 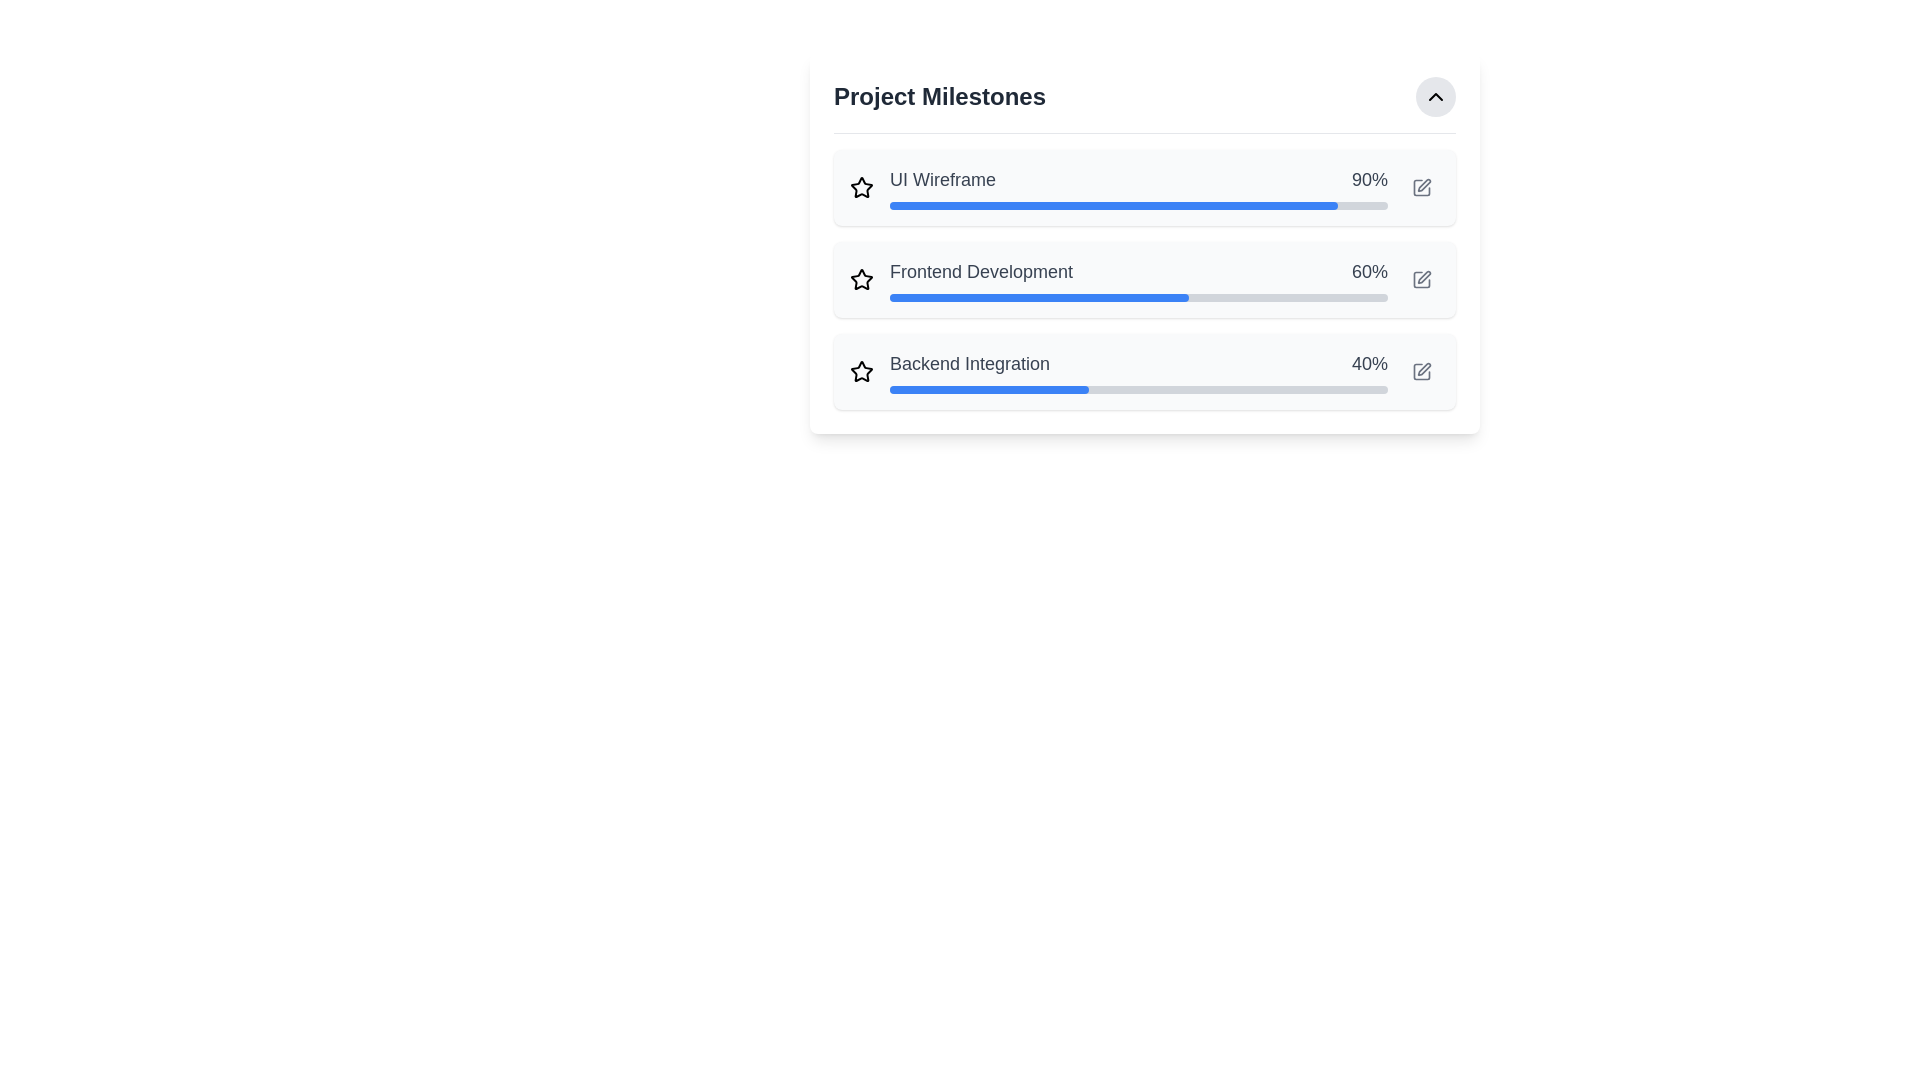 I want to click on the second horizontal progress bar, which is styled with a light gray base and a blue-filled portion indicating 60% completion, located below the 'Frontend Development' text, so click(x=1138, y=297).